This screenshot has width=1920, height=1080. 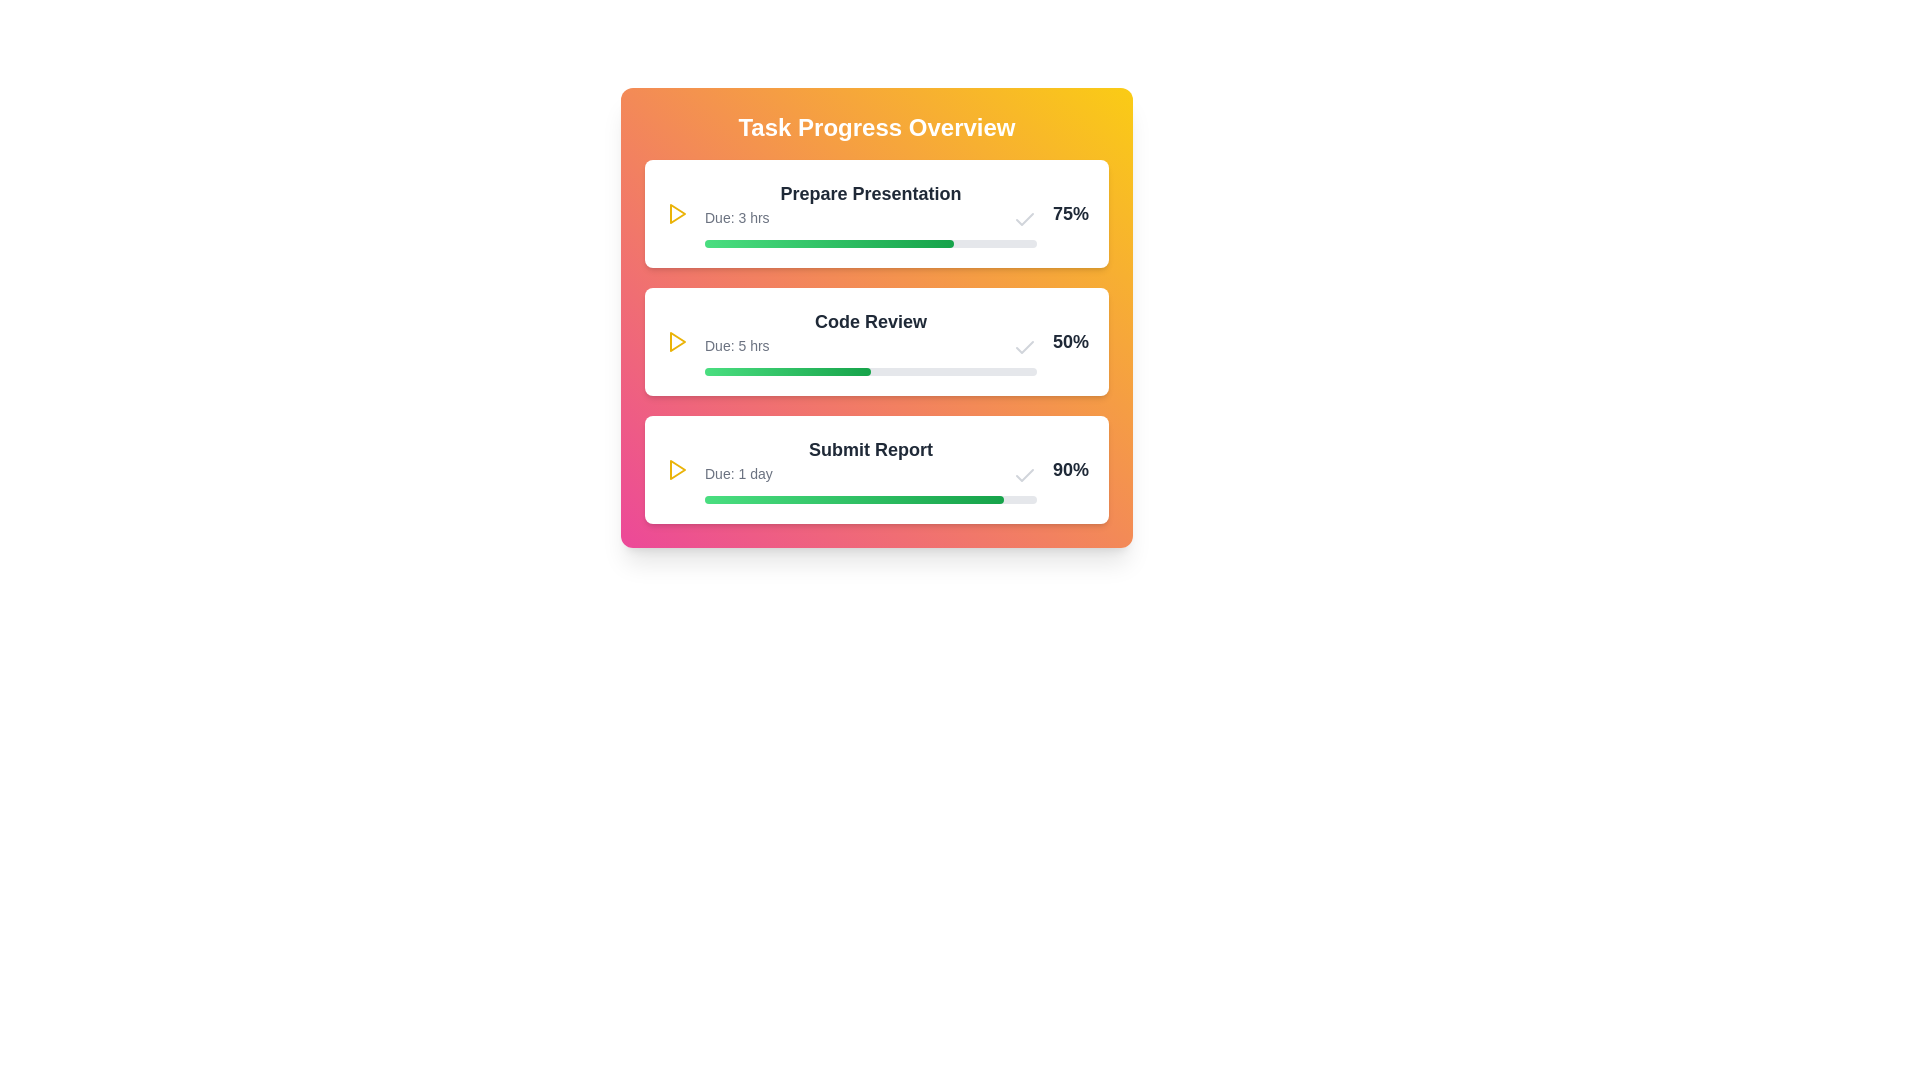 What do you see at coordinates (870, 242) in the screenshot?
I see `the horizontal progress bar indicating 75% completion under the task 'Prepare Presentation'` at bounding box center [870, 242].